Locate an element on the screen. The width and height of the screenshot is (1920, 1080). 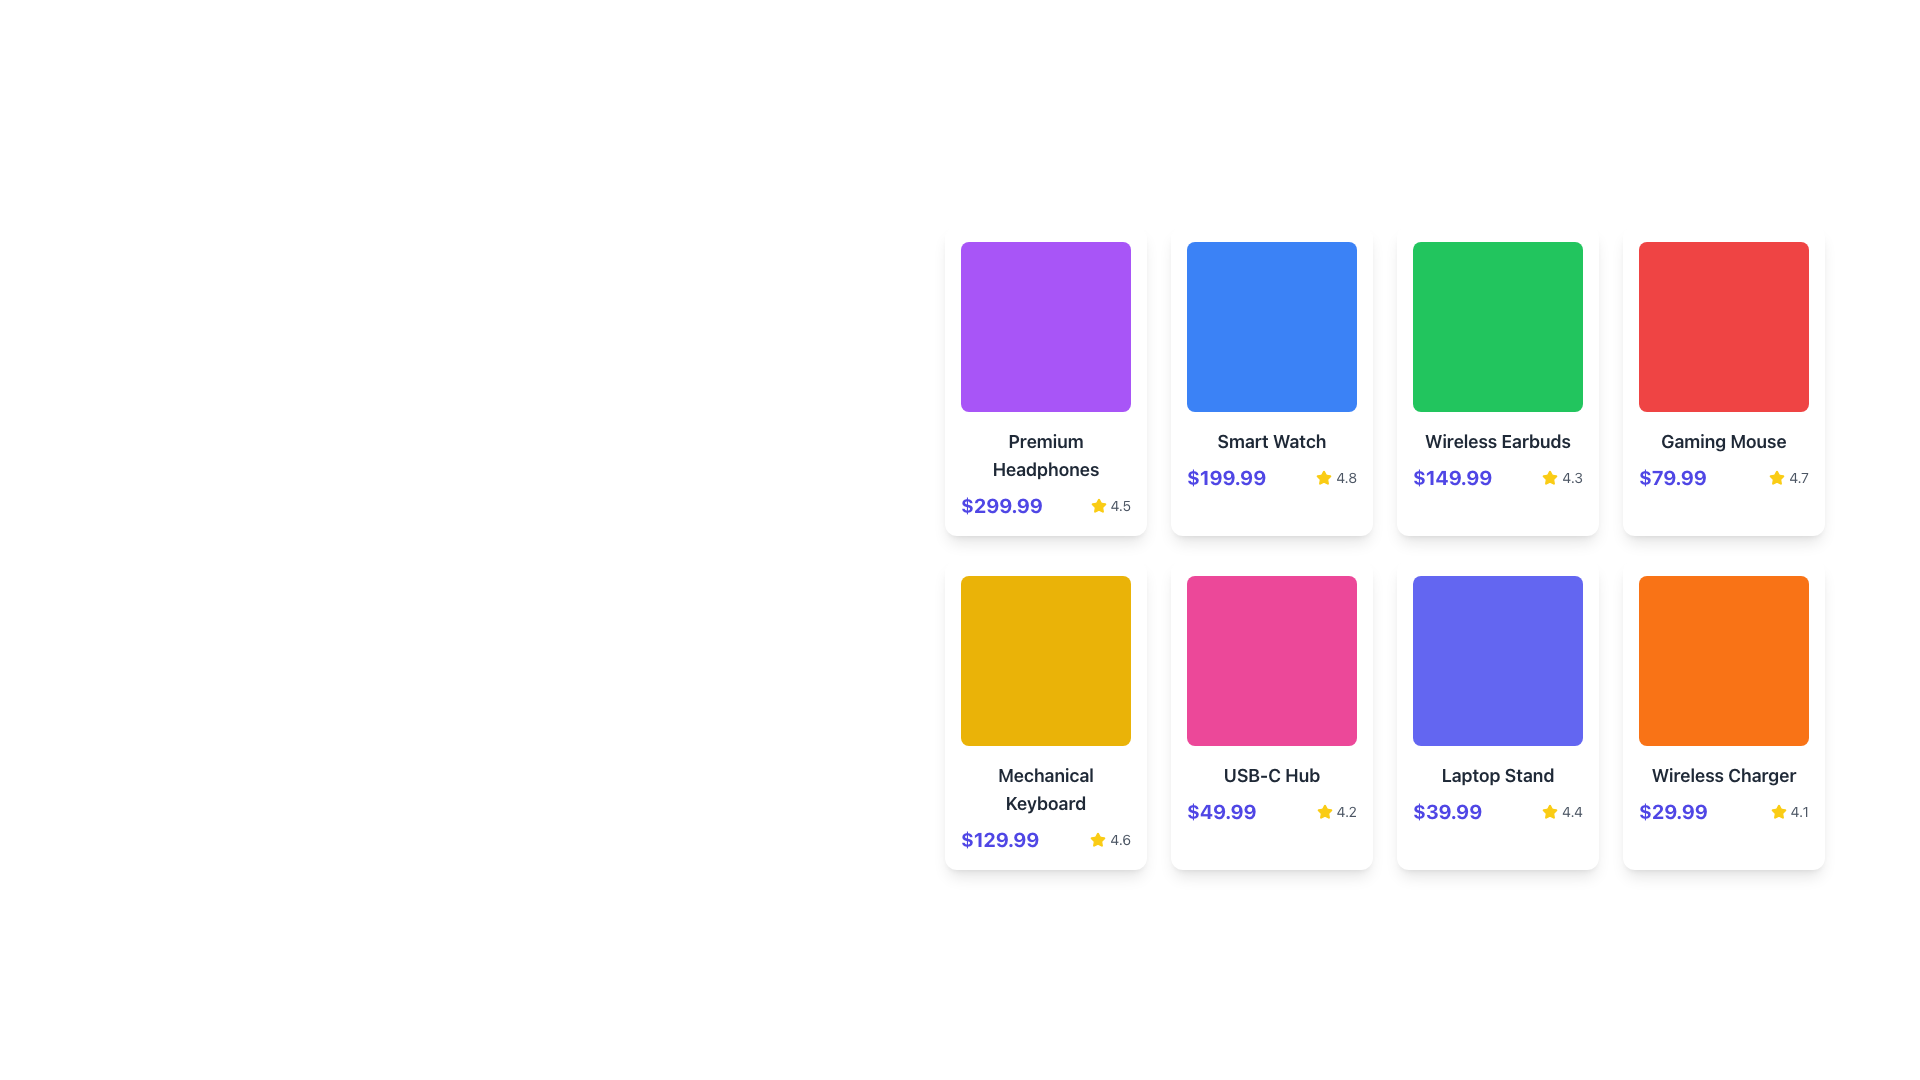
the price label displaying '$39.99' for the 'Laptop Stand' item is located at coordinates (1447, 812).